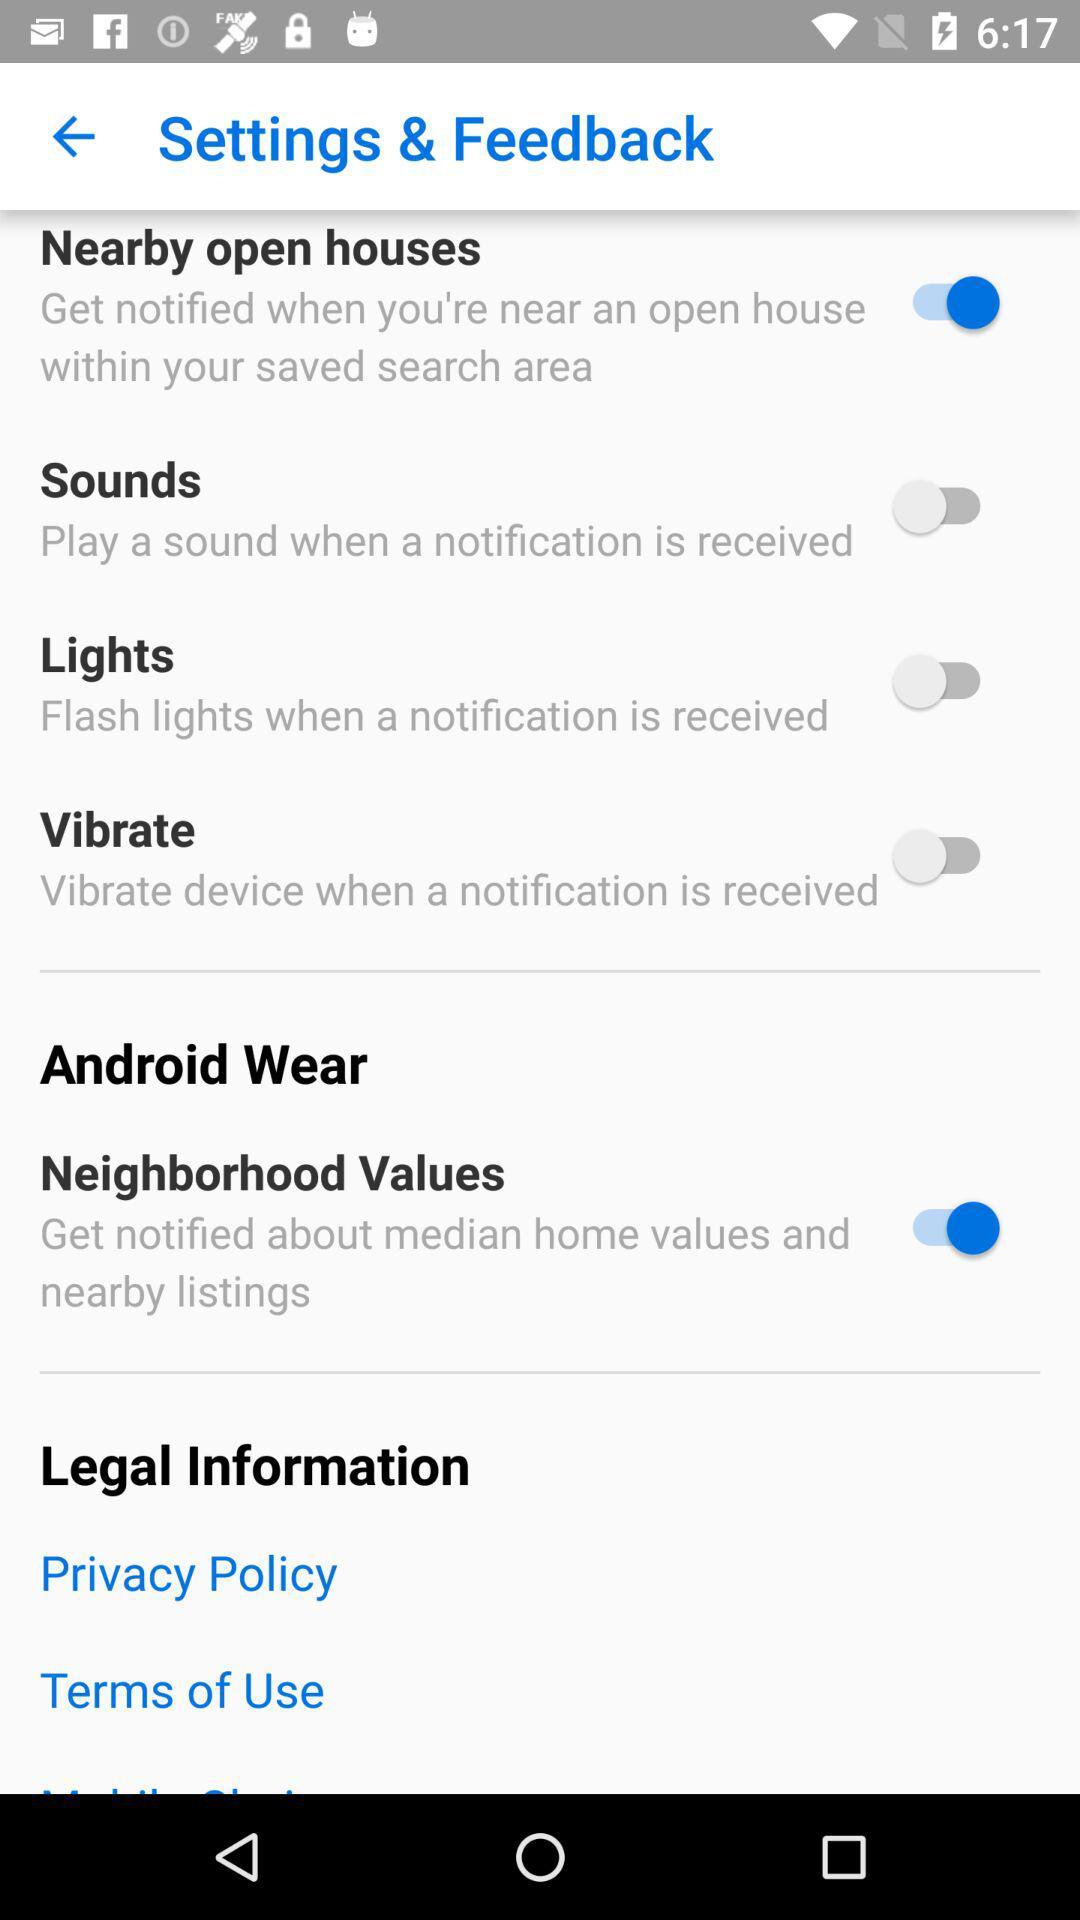  What do you see at coordinates (945, 1227) in the screenshot?
I see `deactivate this` at bounding box center [945, 1227].